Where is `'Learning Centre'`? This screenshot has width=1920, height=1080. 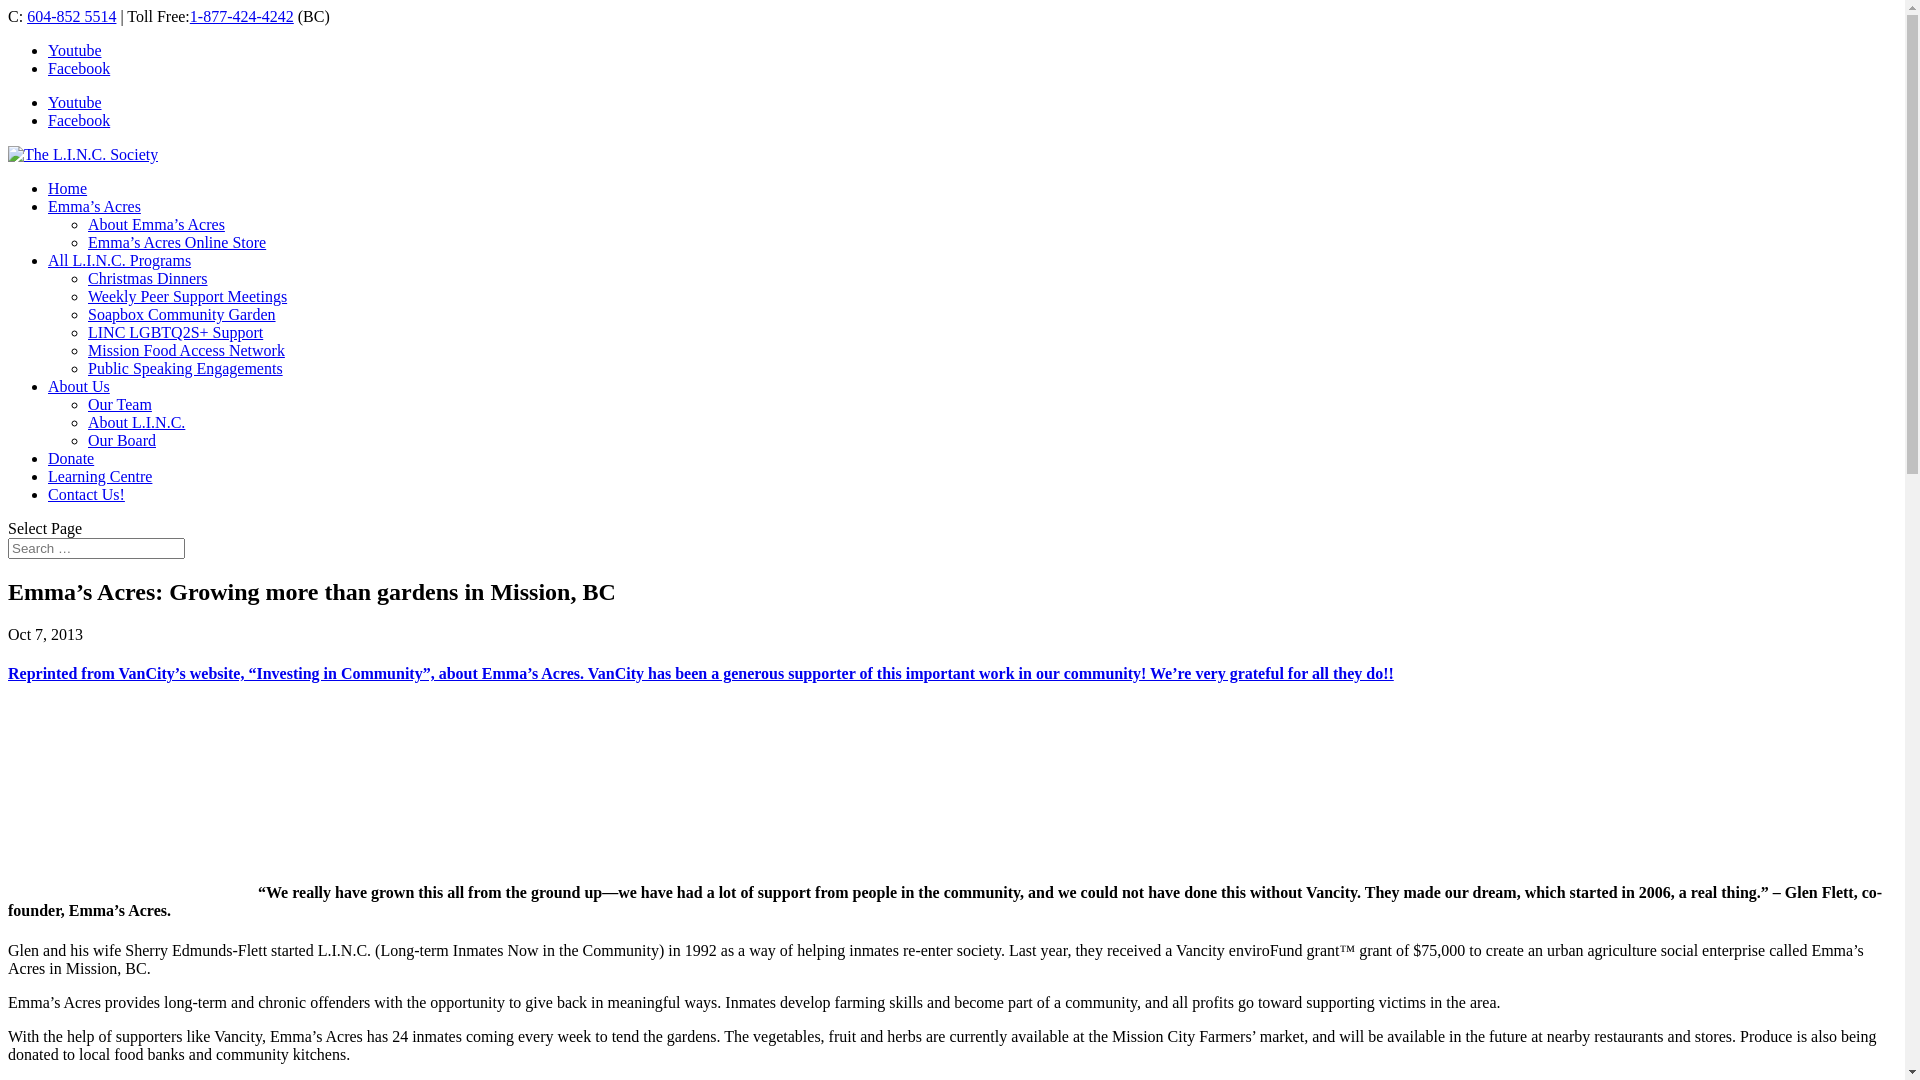 'Learning Centre' is located at coordinates (99, 476).